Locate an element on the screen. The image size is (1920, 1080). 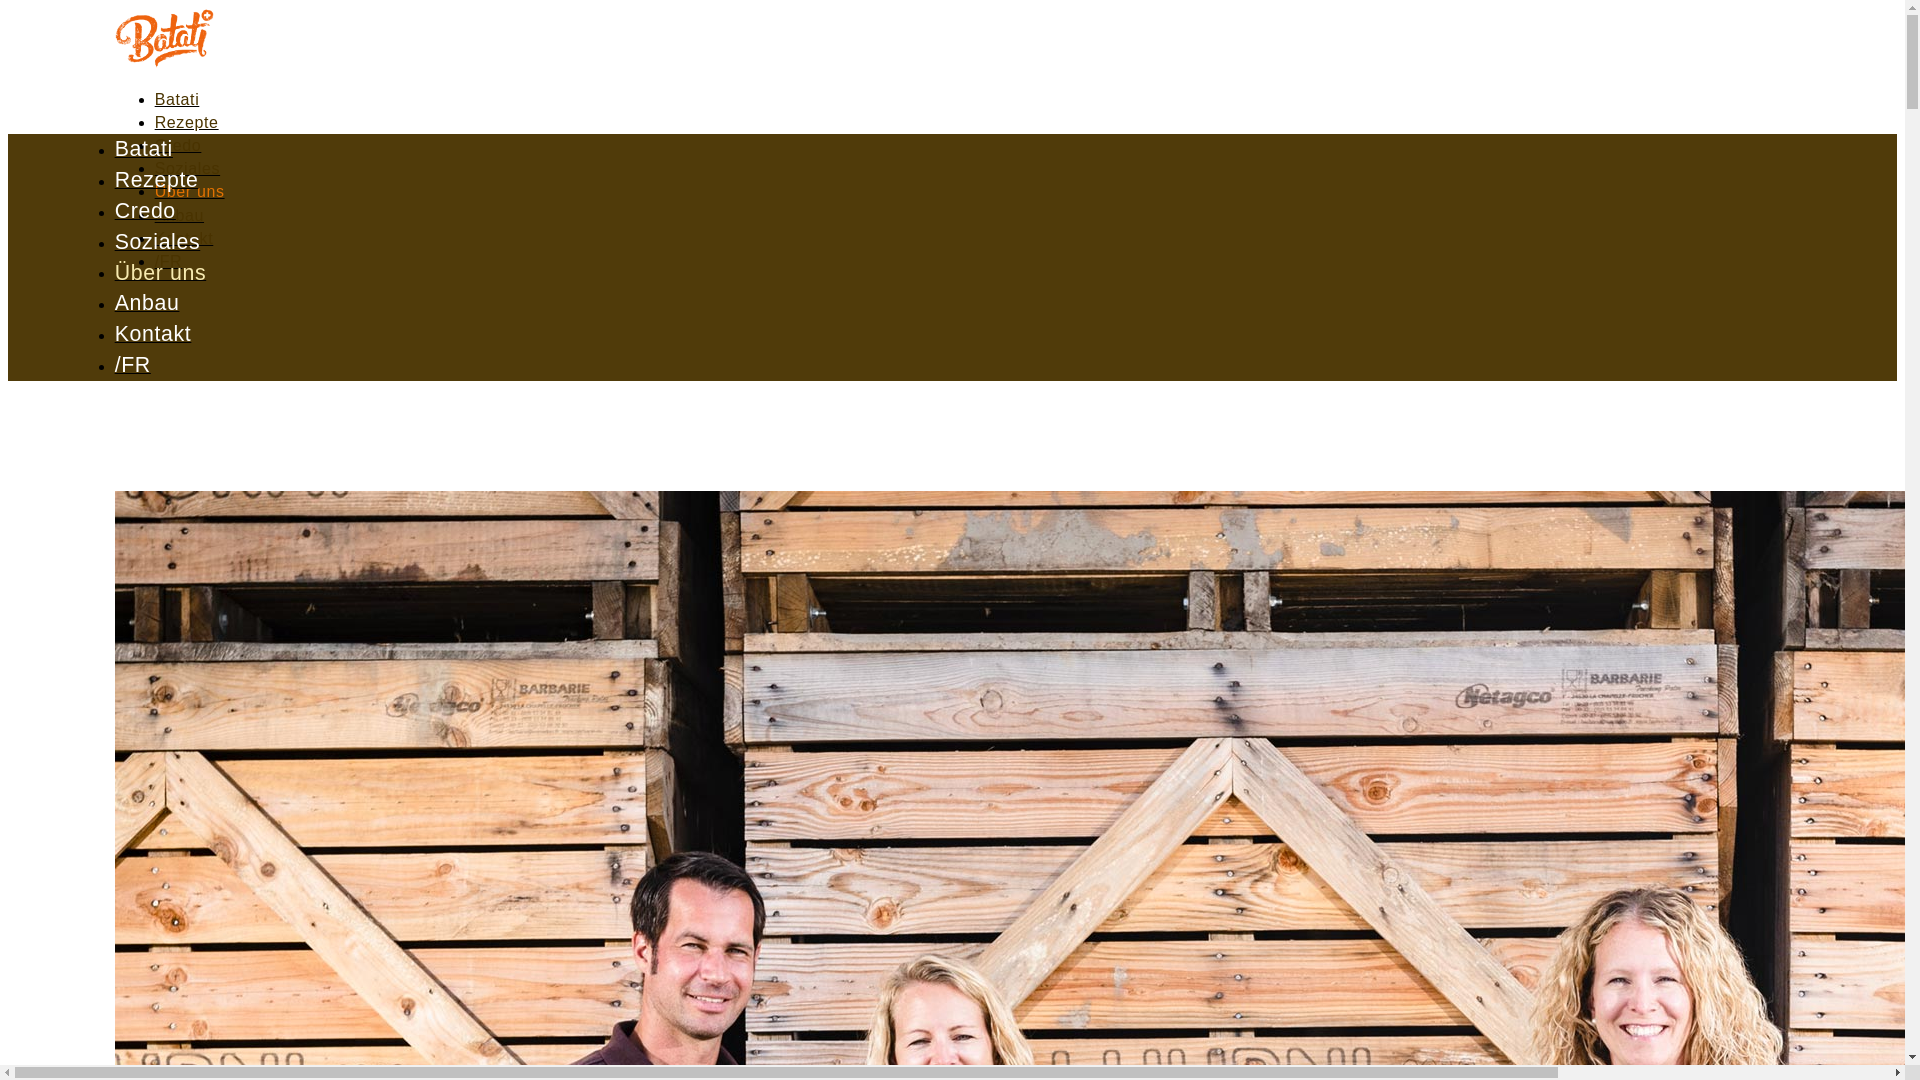
'Soziales' is located at coordinates (157, 242).